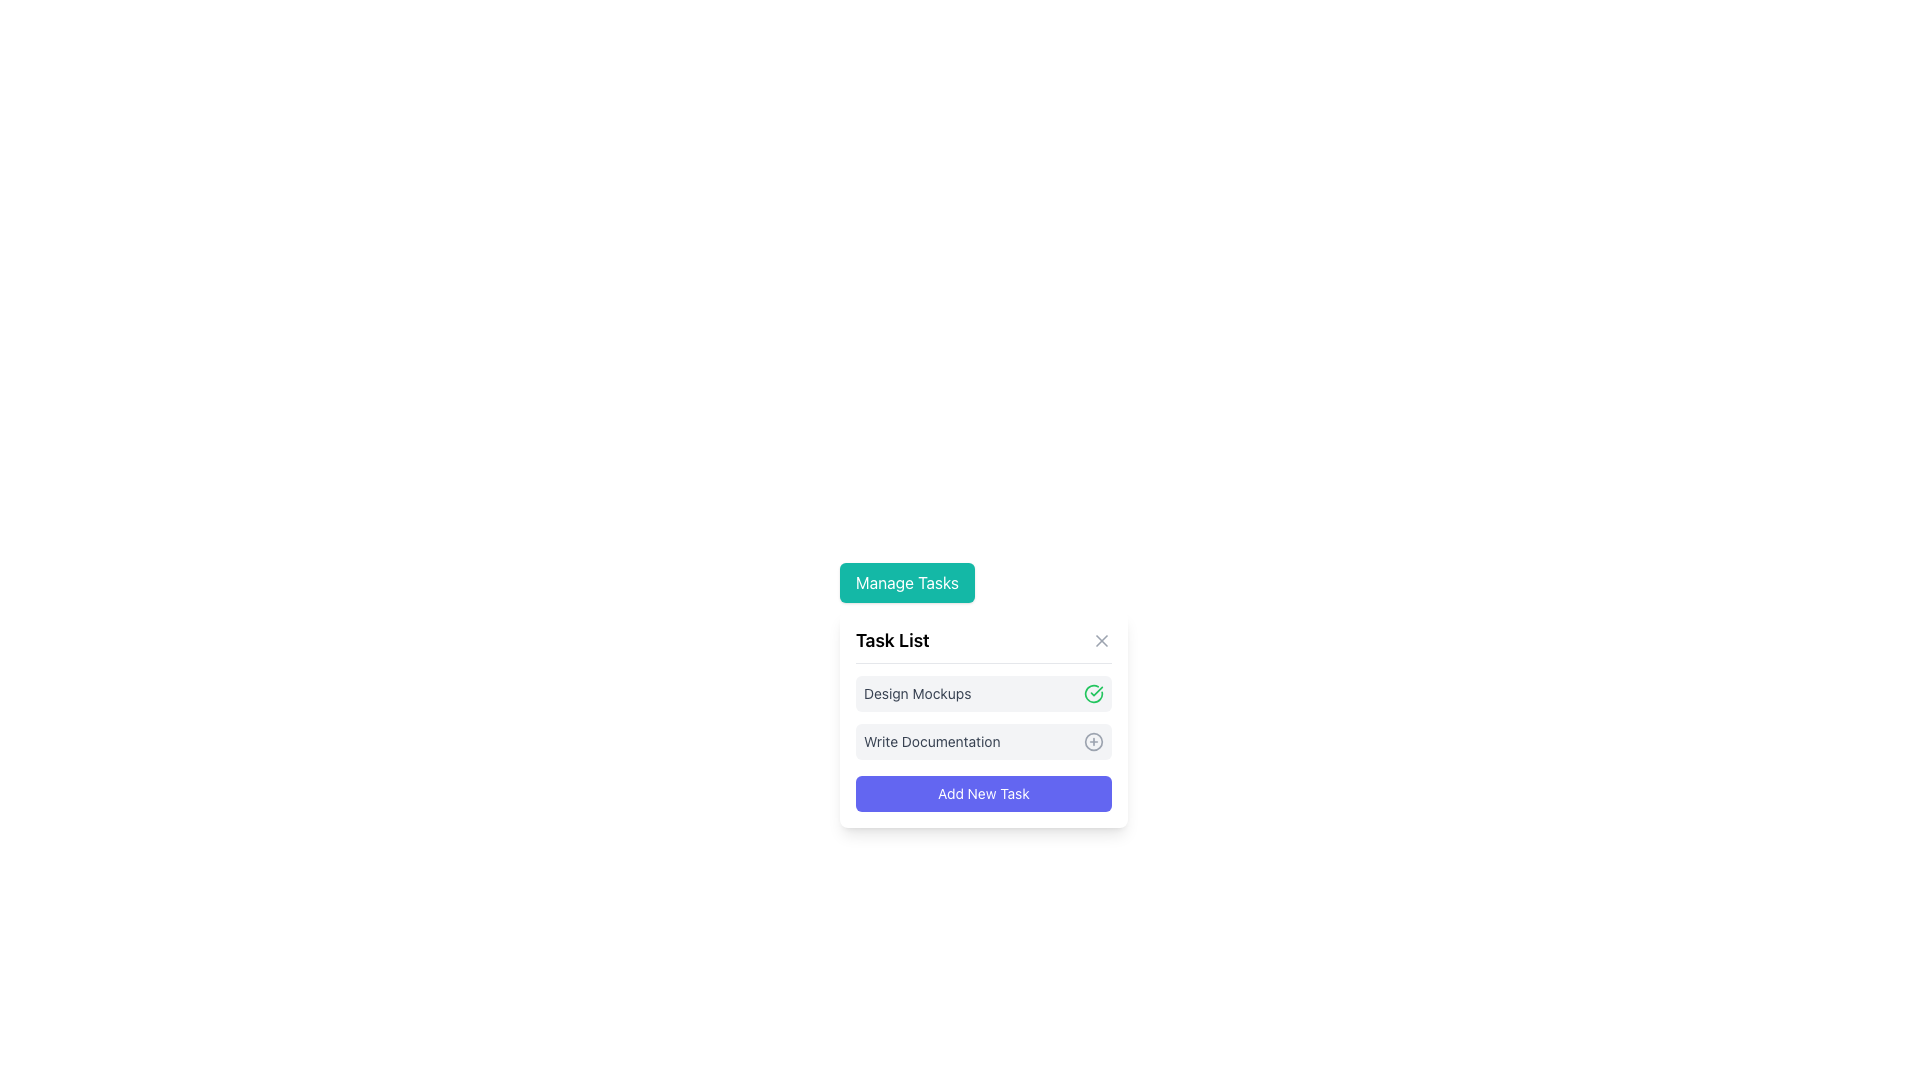 The image size is (1920, 1080). I want to click on the small circular gray button with an 'X' mark located at the top-right corner of the 'Task List' section, so click(1100, 640).